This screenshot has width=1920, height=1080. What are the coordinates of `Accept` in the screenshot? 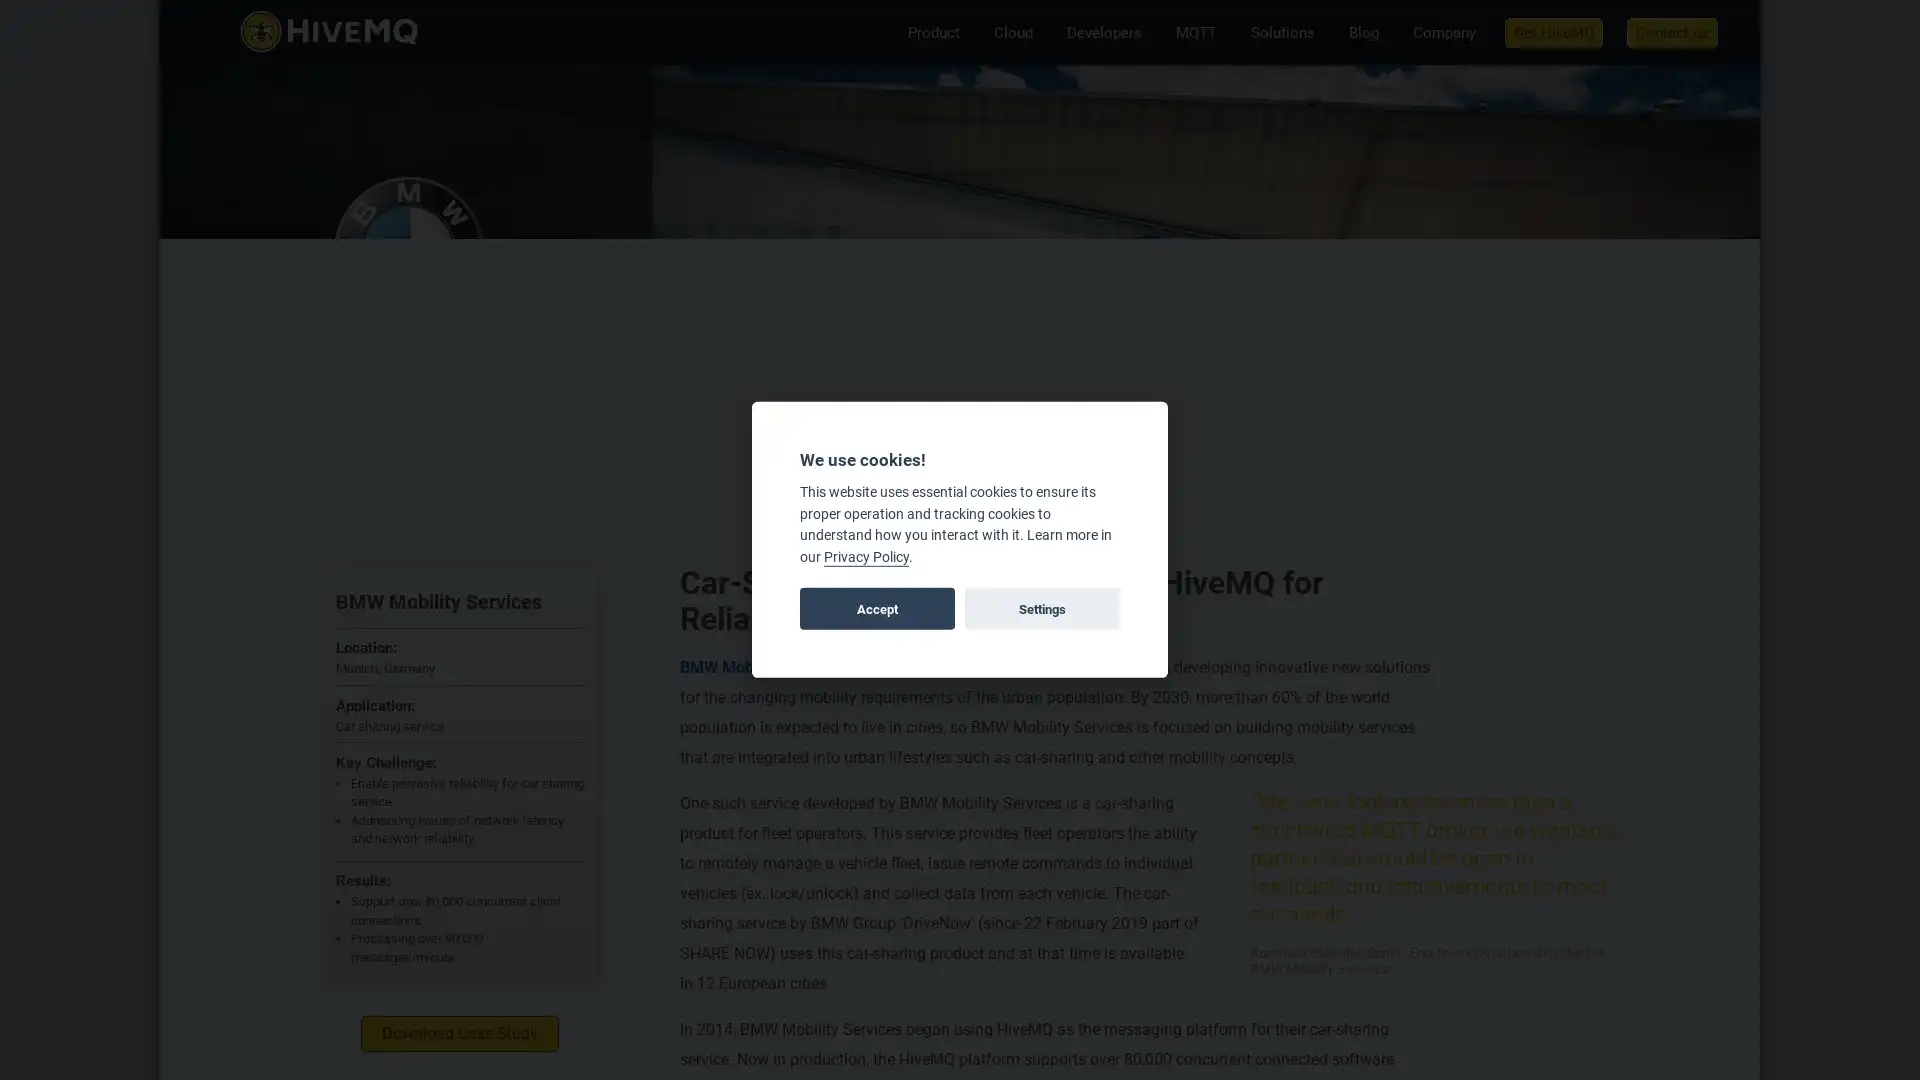 It's located at (877, 608).